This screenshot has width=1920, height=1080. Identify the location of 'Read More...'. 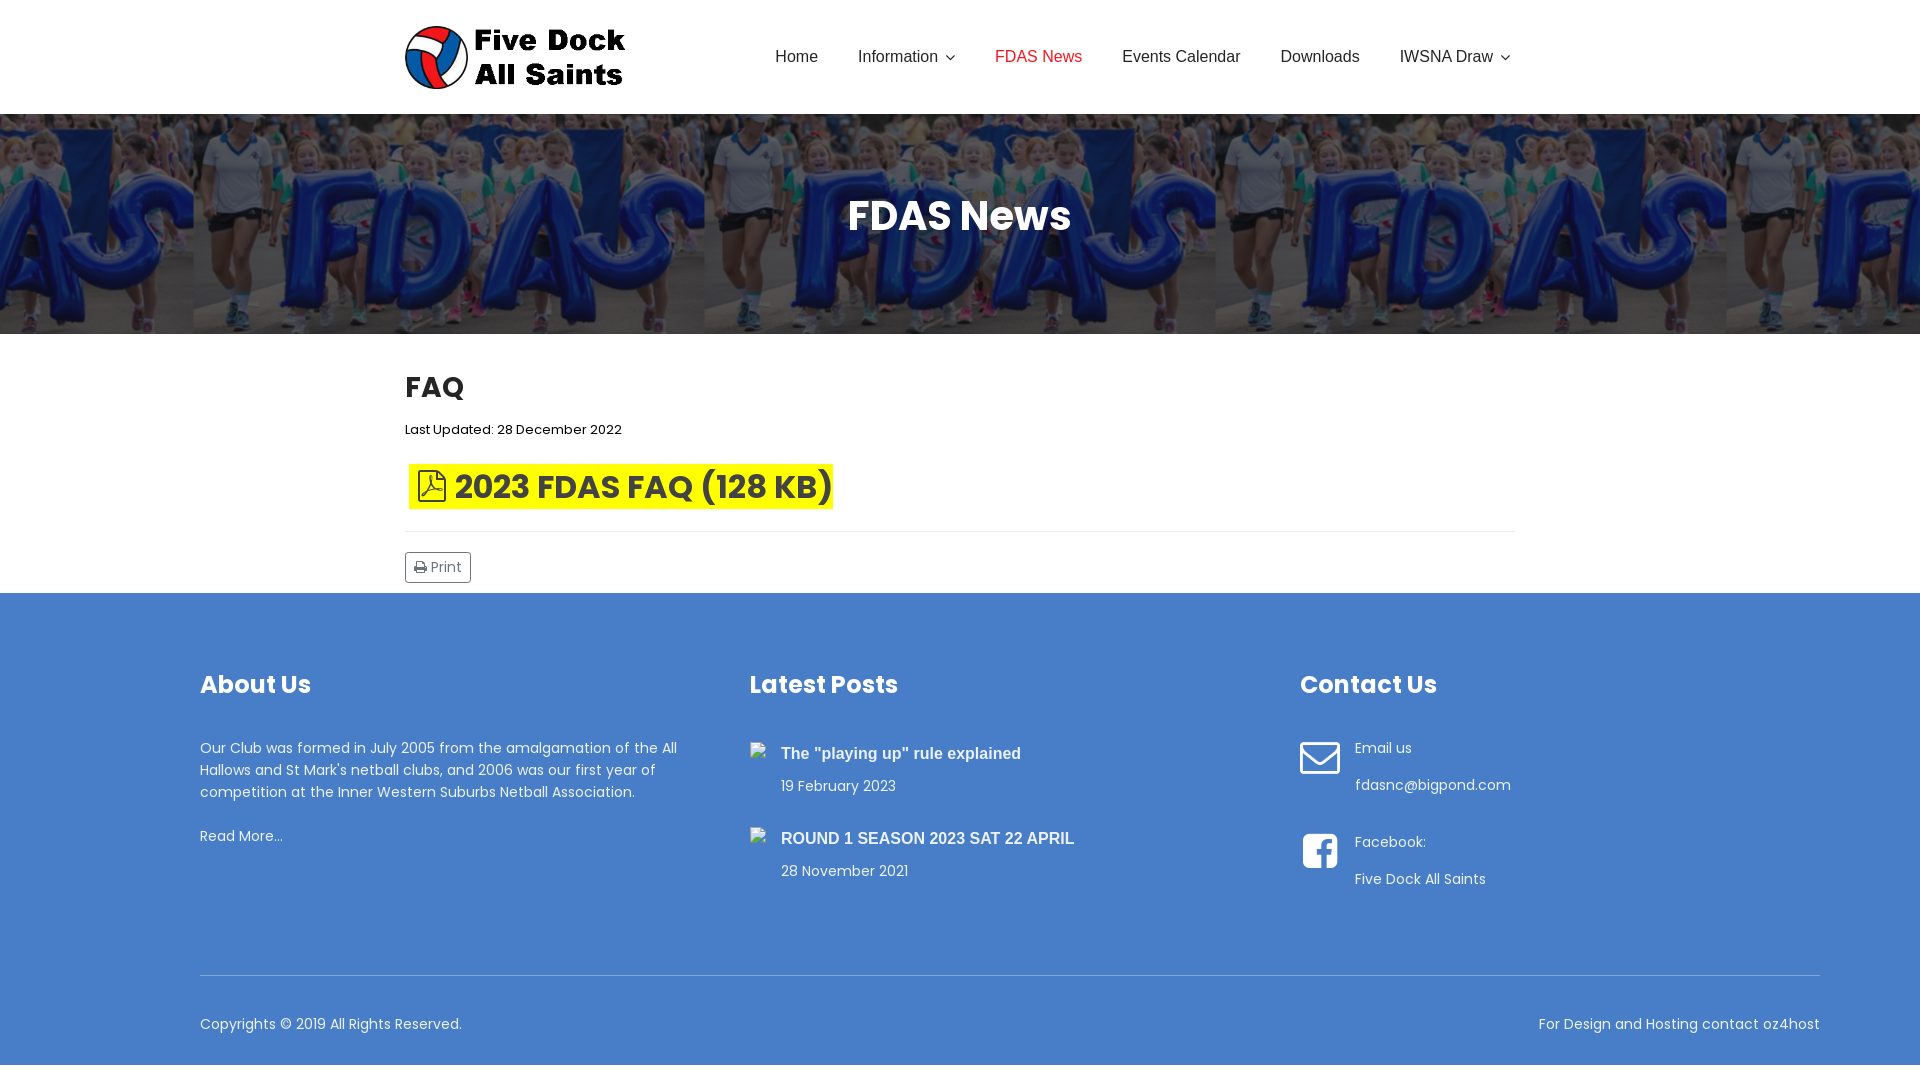
(240, 836).